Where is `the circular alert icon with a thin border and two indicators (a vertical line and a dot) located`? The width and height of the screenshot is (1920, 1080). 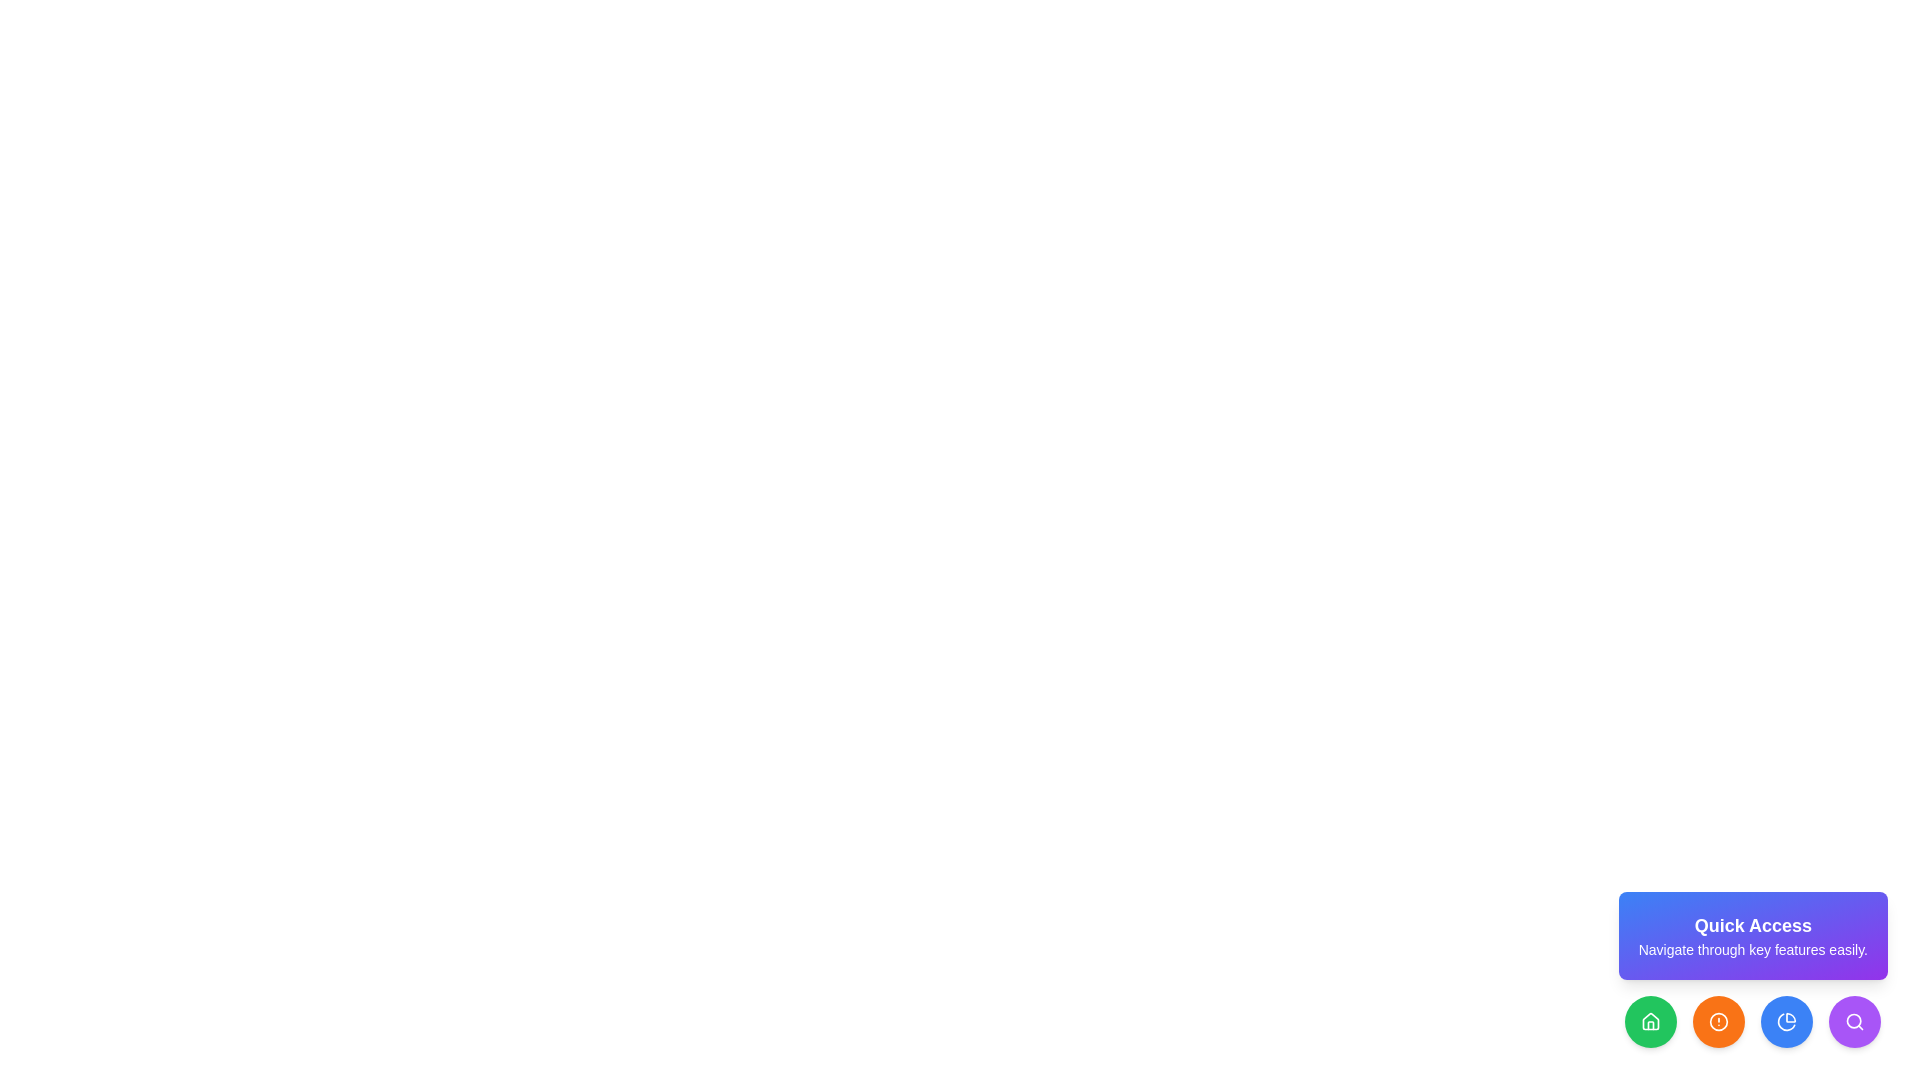 the circular alert icon with a thin border and two indicators (a vertical line and a dot) located is located at coordinates (1718, 1022).